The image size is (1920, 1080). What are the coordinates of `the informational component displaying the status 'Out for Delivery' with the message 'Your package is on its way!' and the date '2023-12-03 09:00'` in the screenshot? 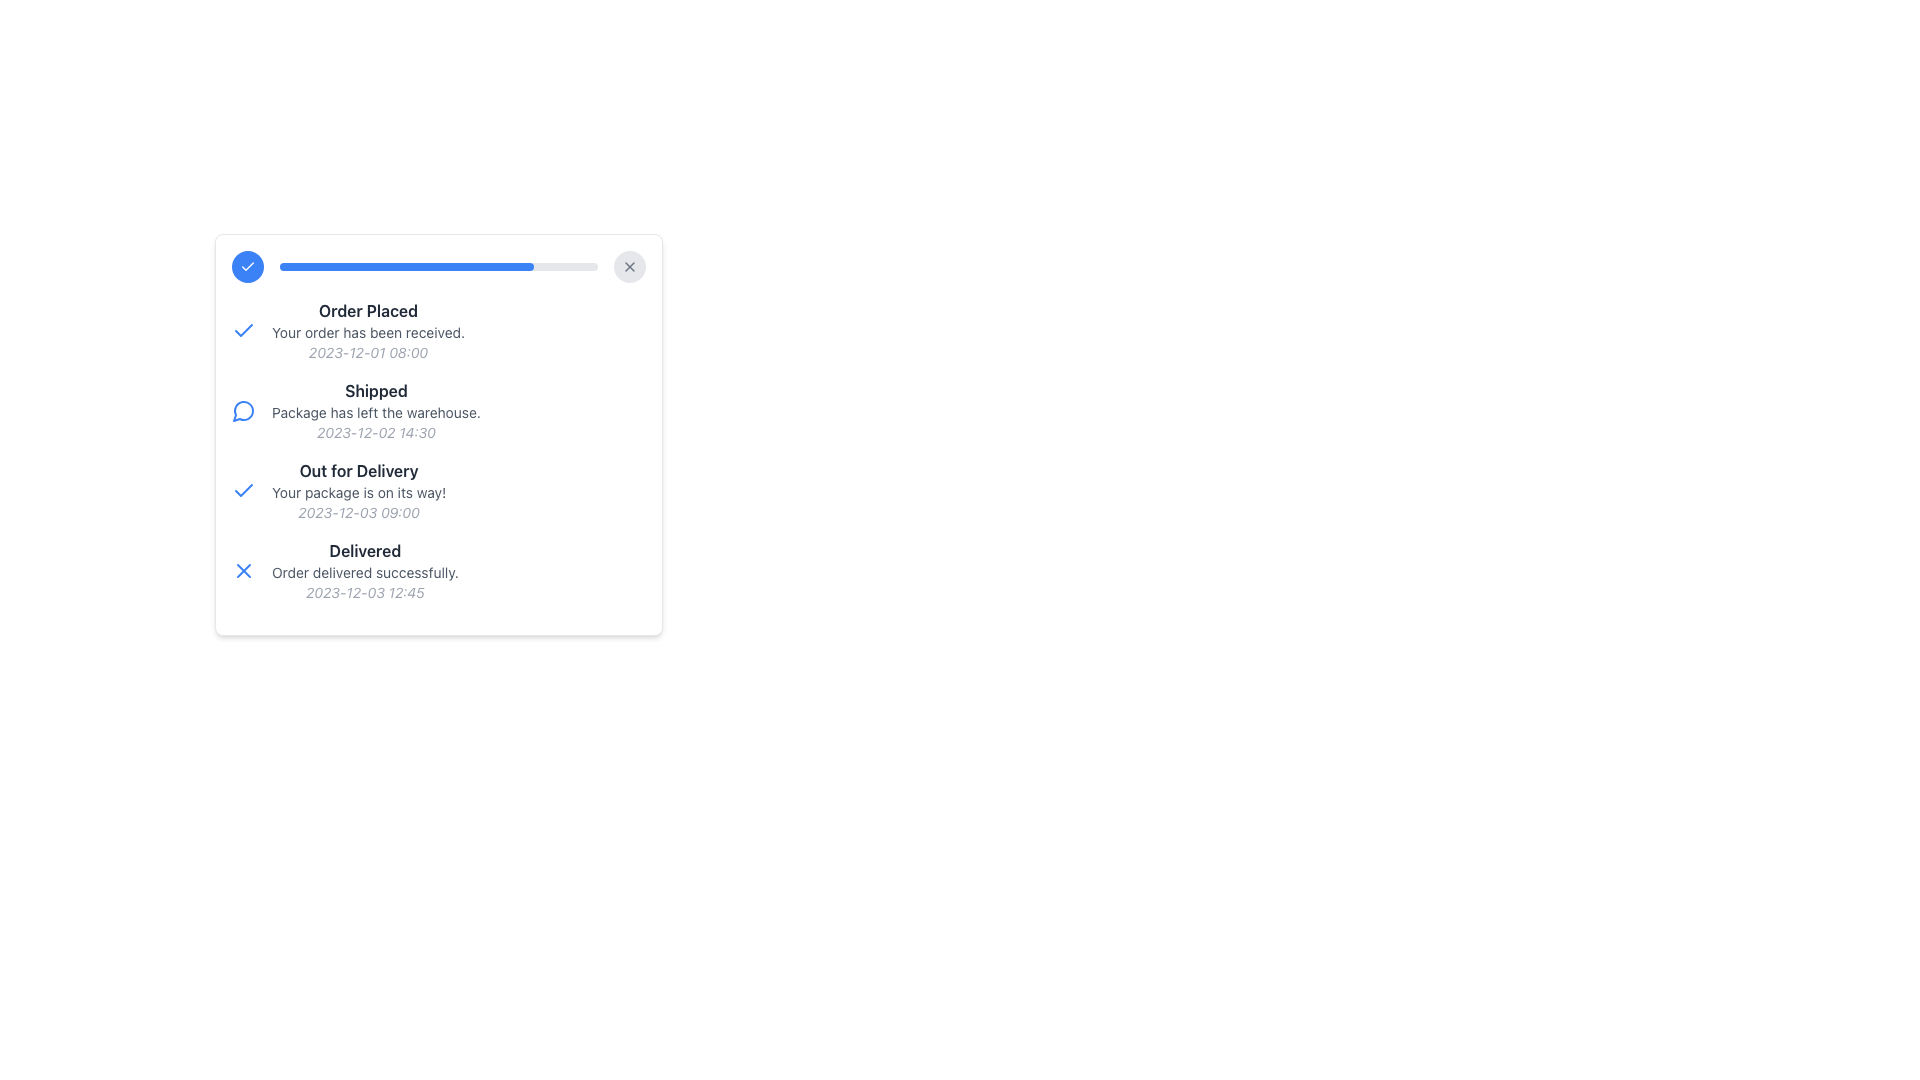 It's located at (359, 490).